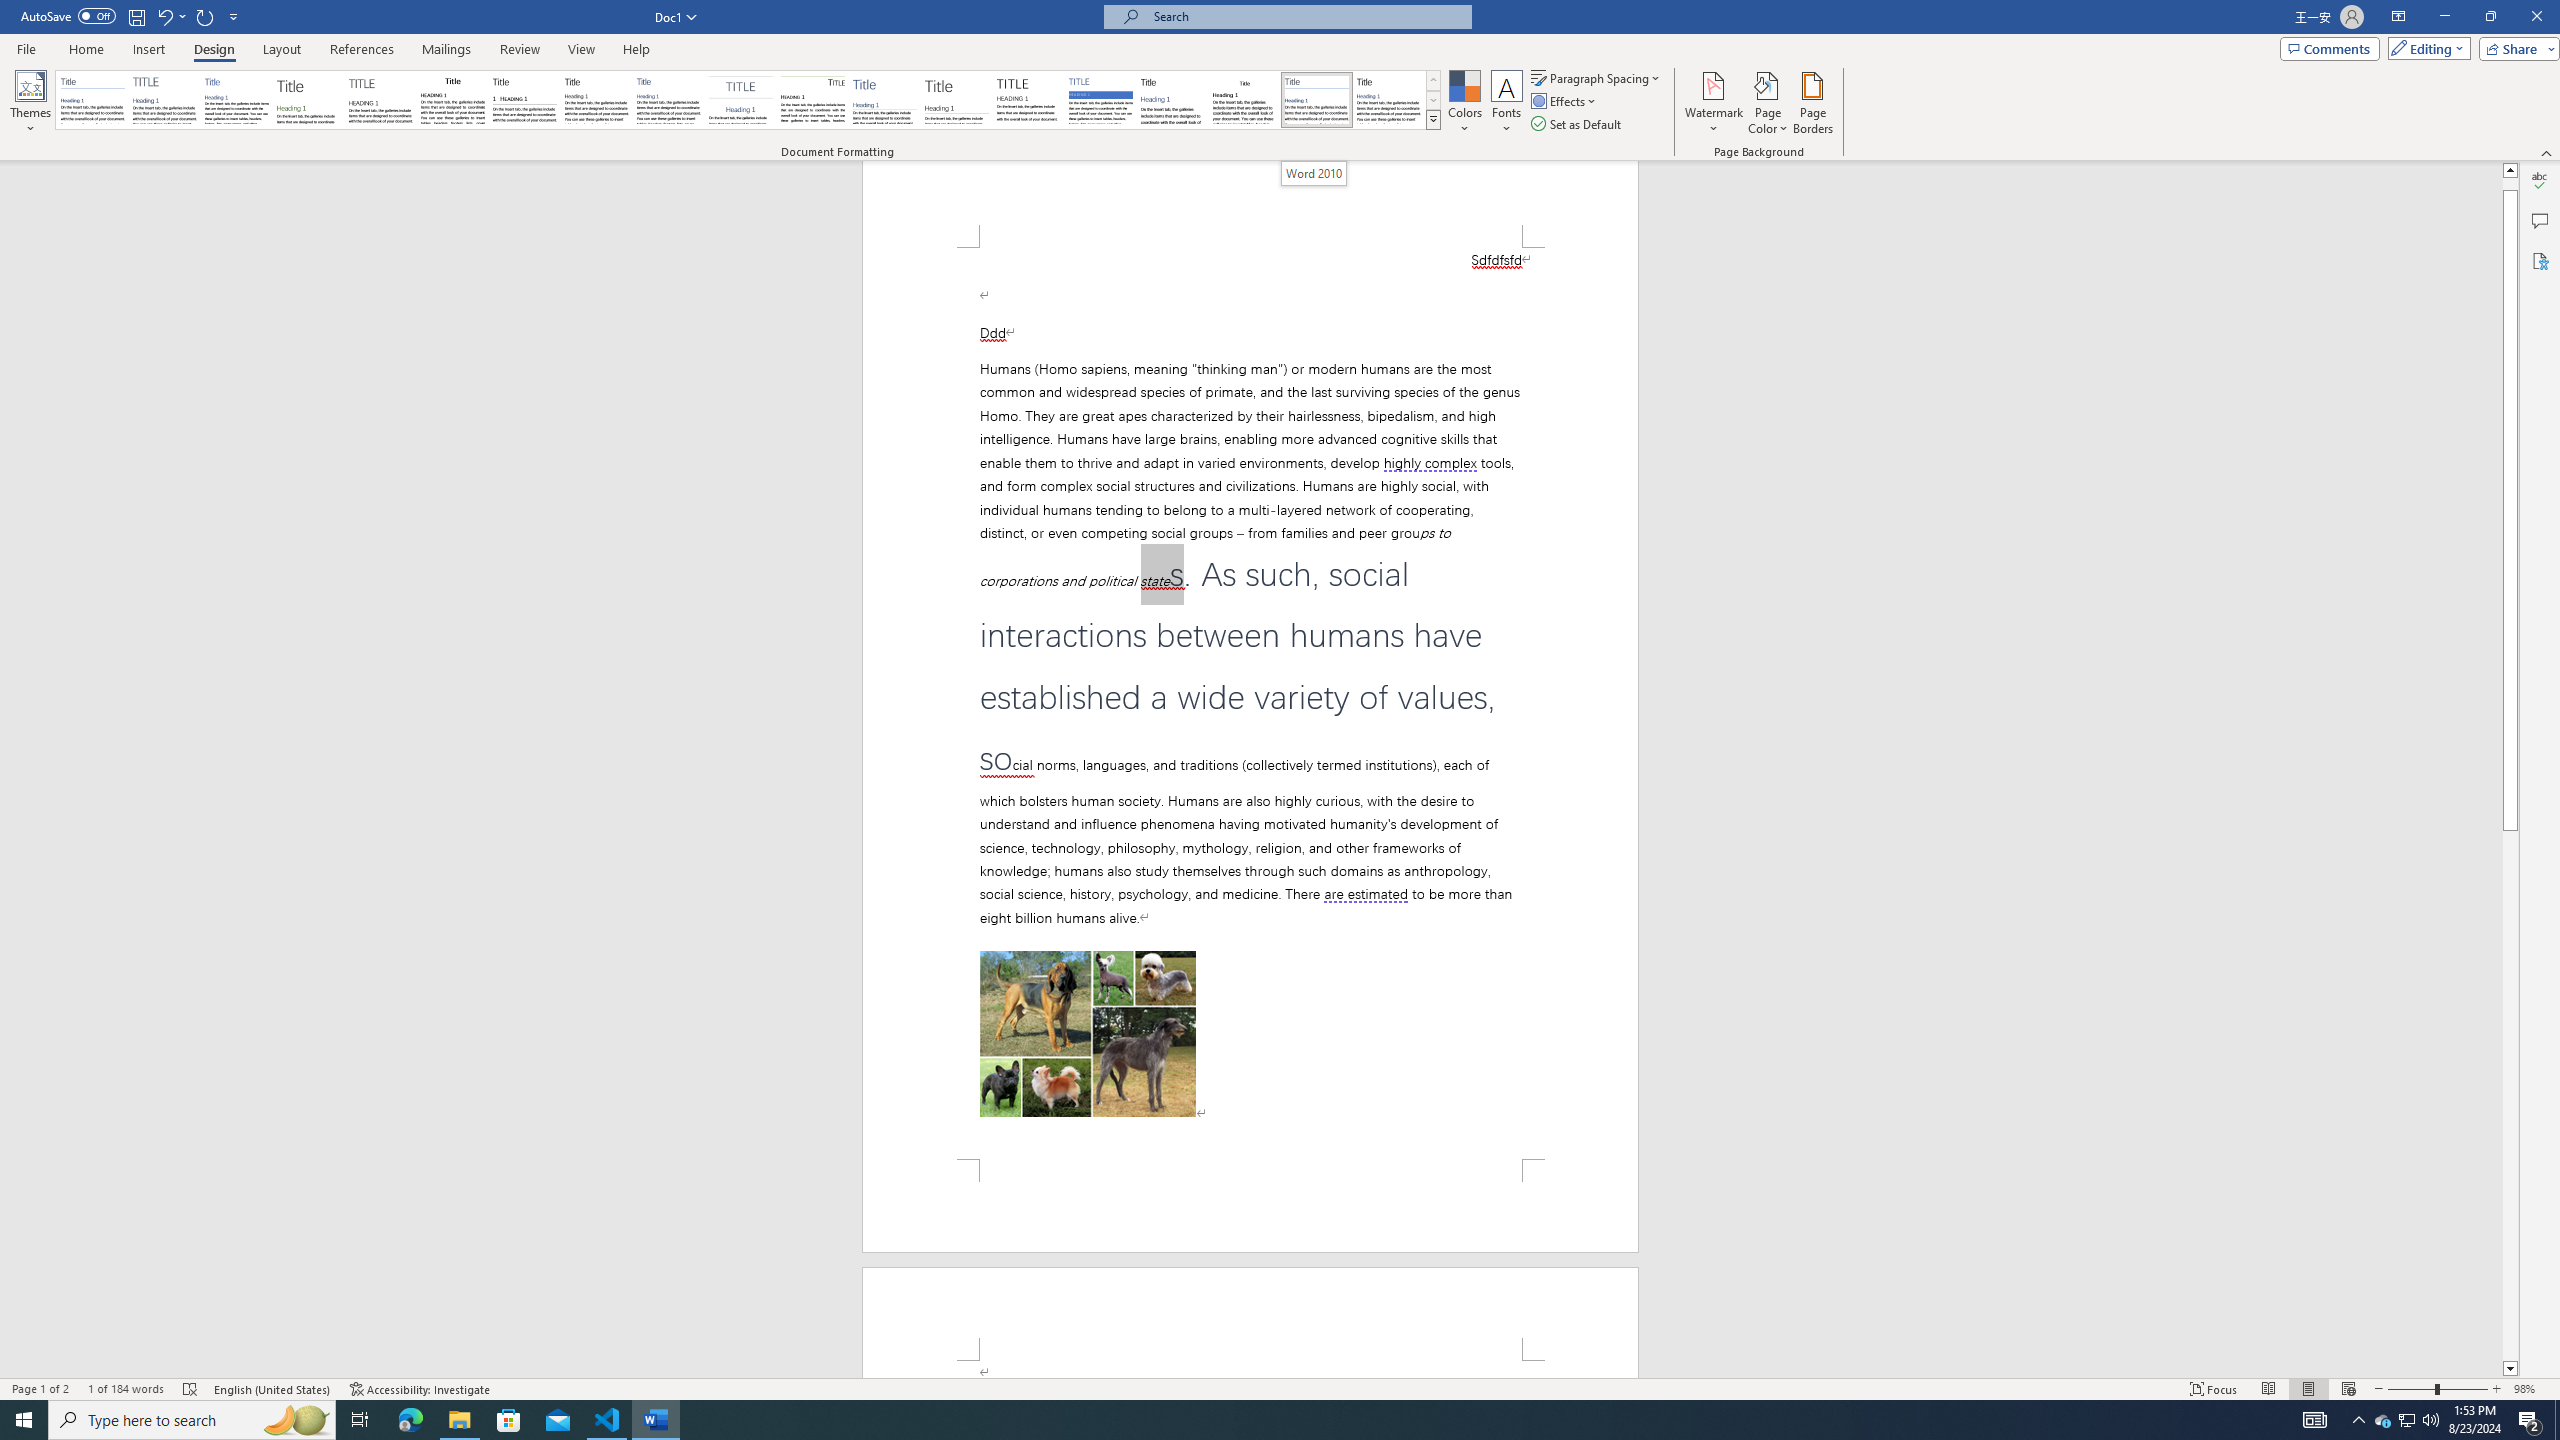 Image resolution: width=2560 pixels, height=1440 pixels. I want to click on 'Effects', so click(1565, 99).